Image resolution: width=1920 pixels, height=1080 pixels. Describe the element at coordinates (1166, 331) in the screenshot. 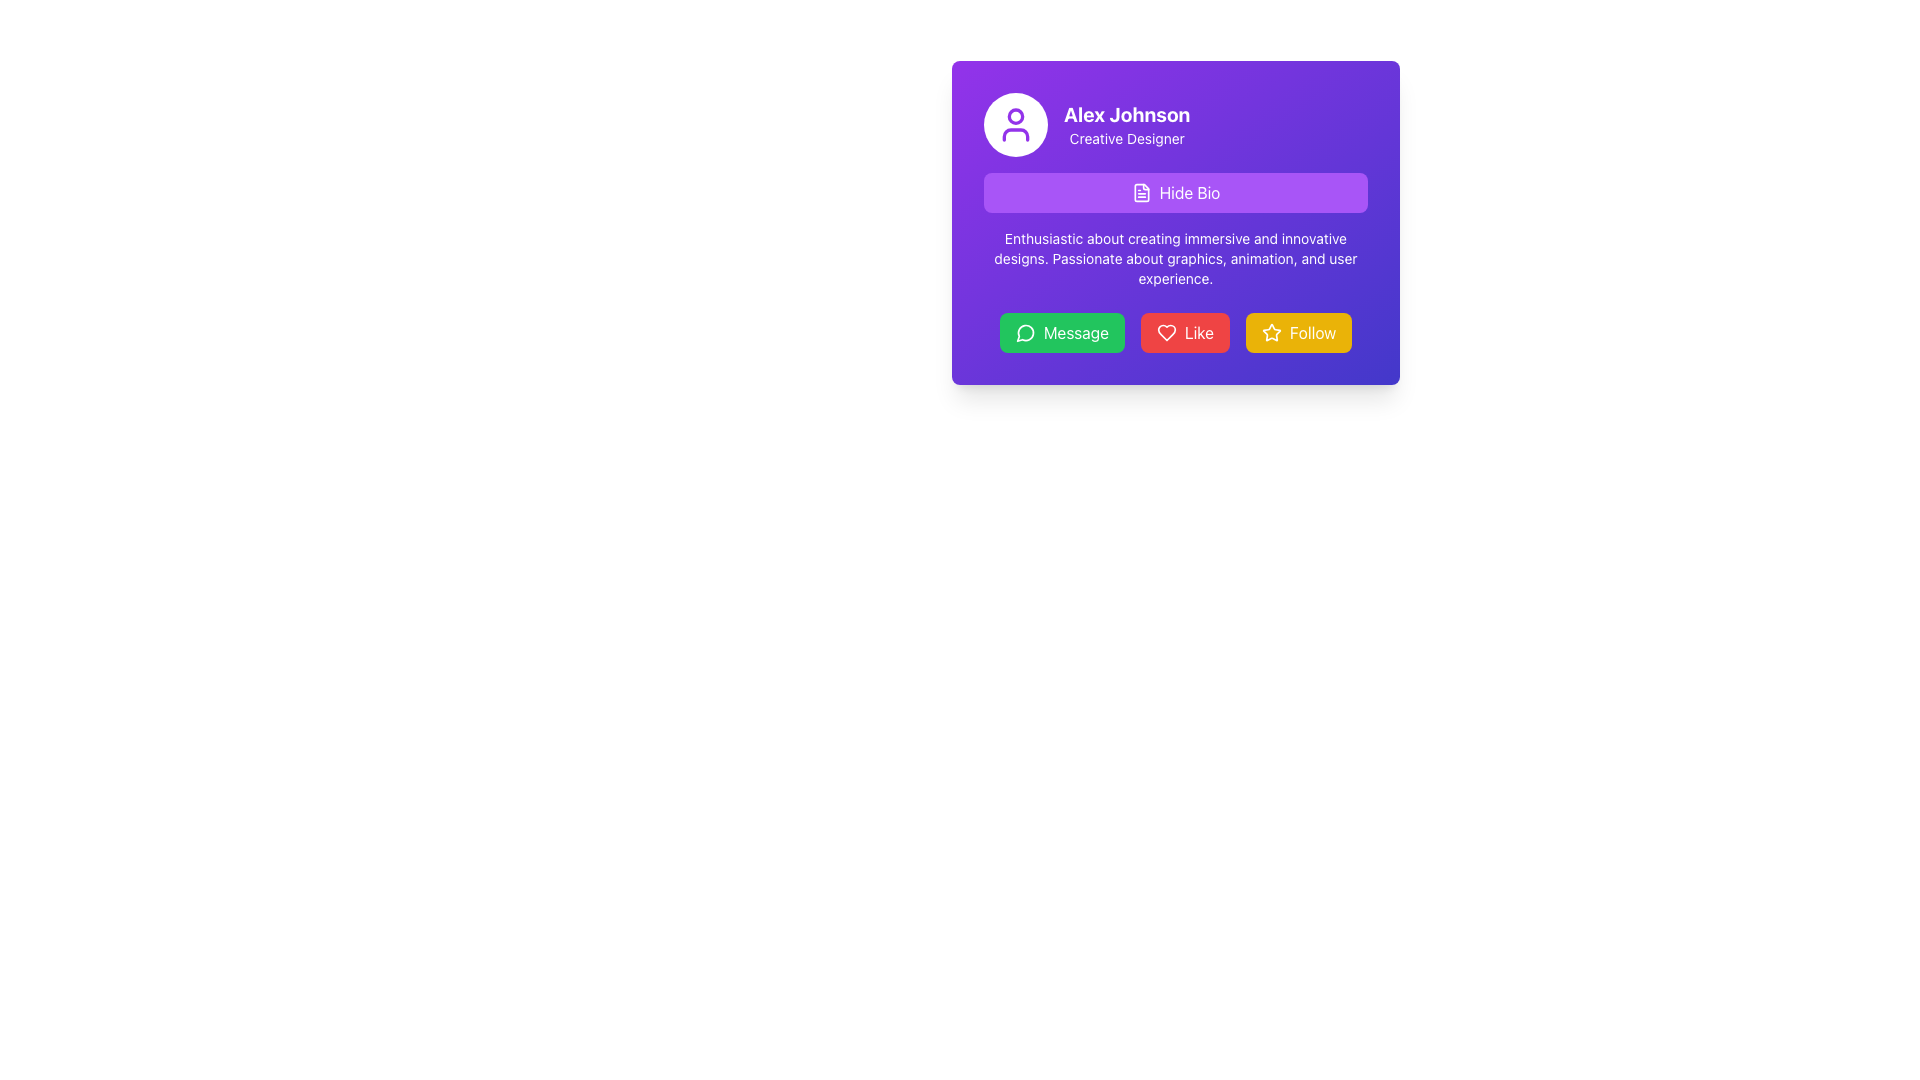

I see `the heart decorative icon inside the 'Like' button, which symbolizes the 'Like' action and is located in the lower section of the card interface` at that location.